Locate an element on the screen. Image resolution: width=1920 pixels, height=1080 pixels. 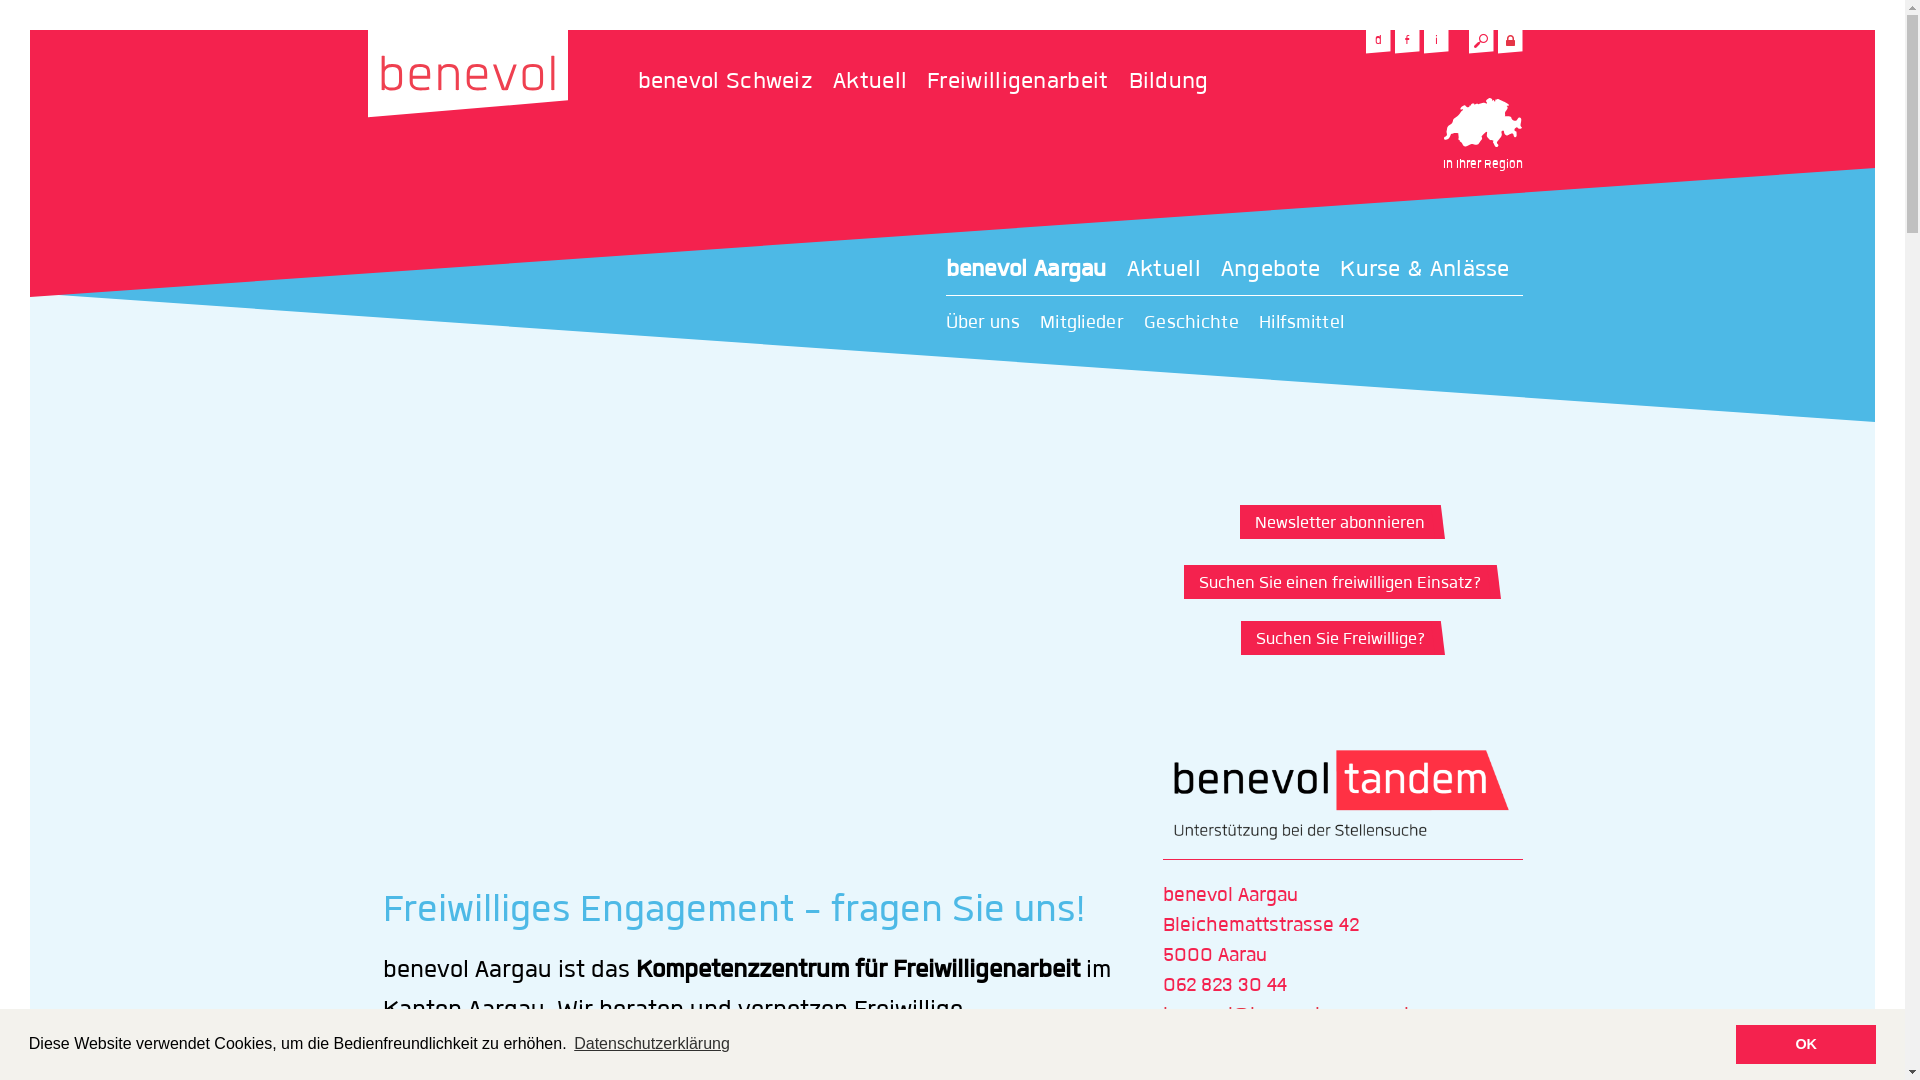
'd' is located at coordinates (1377, 41).